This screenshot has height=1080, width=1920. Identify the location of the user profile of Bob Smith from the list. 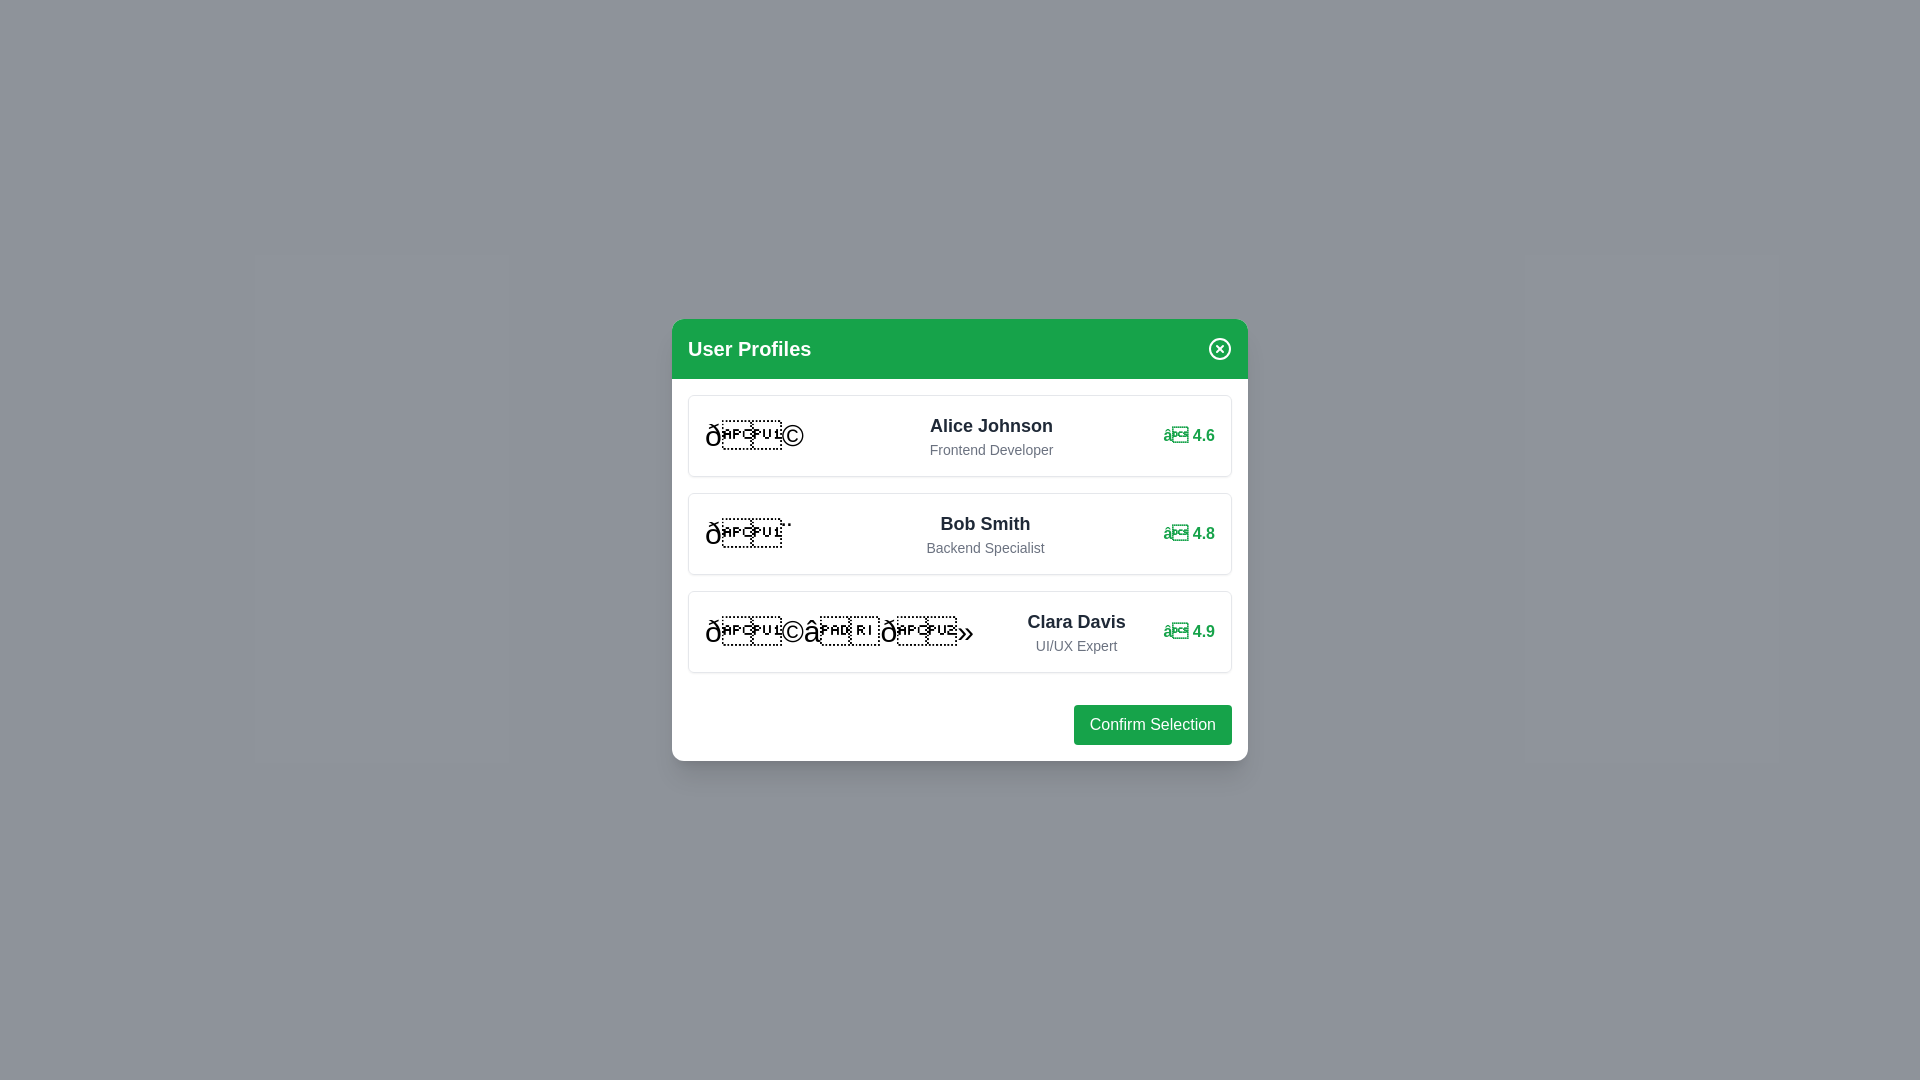
(960, 532).